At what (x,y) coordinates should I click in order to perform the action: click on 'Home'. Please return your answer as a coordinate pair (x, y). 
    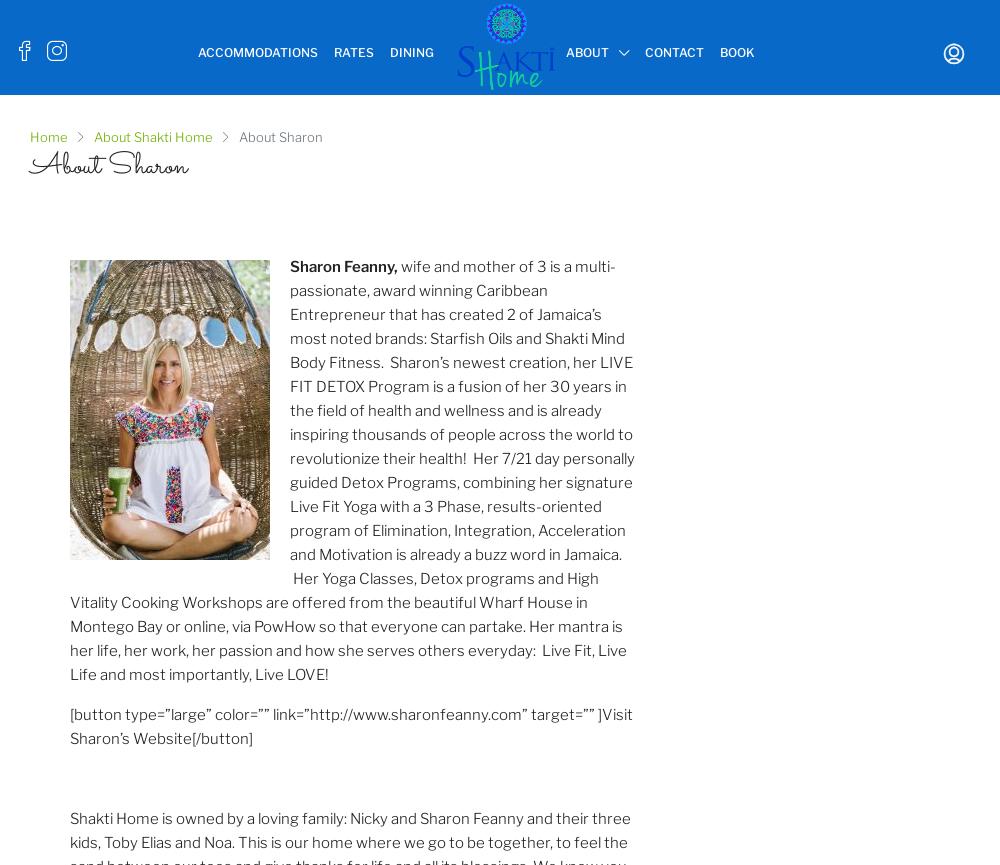
    Looking at the image, I should click on (30, 137).